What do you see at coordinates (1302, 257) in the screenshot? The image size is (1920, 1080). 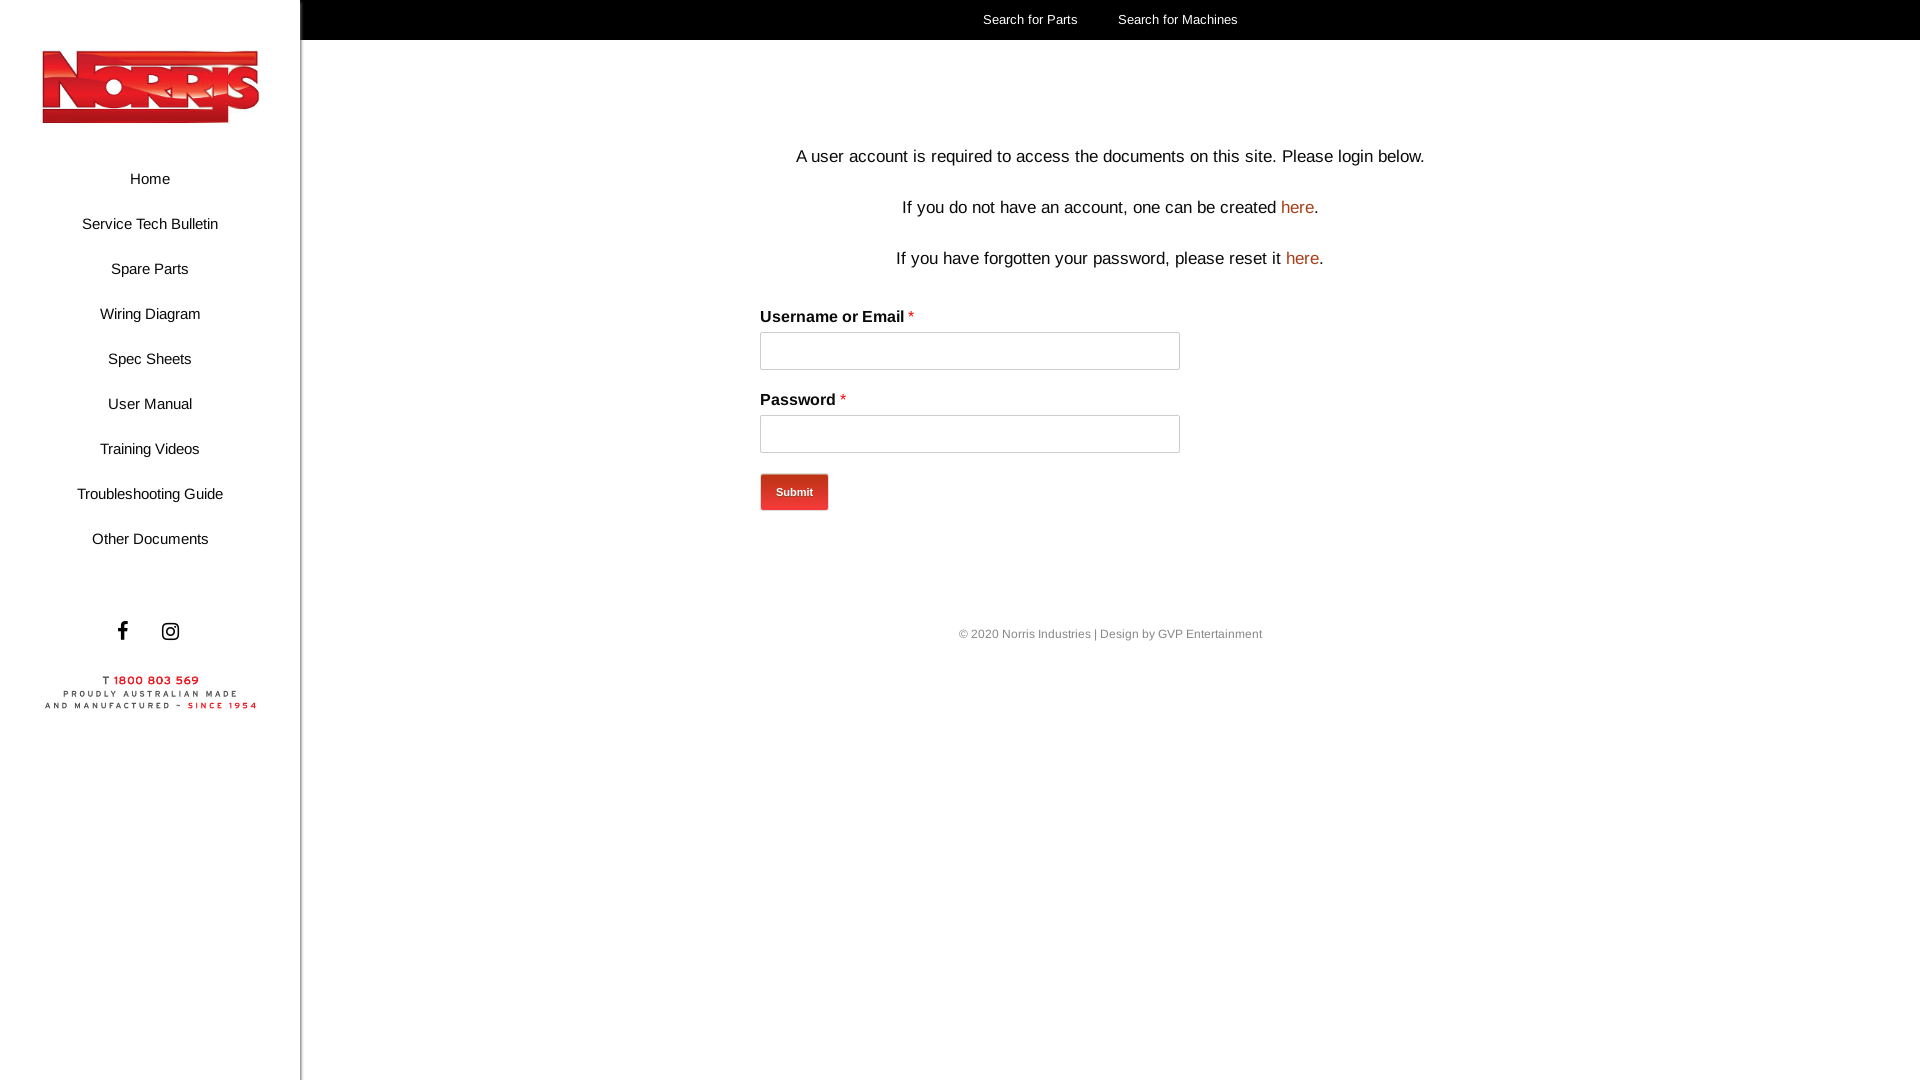 I see `'here'` at bounding box center [1302, 257].